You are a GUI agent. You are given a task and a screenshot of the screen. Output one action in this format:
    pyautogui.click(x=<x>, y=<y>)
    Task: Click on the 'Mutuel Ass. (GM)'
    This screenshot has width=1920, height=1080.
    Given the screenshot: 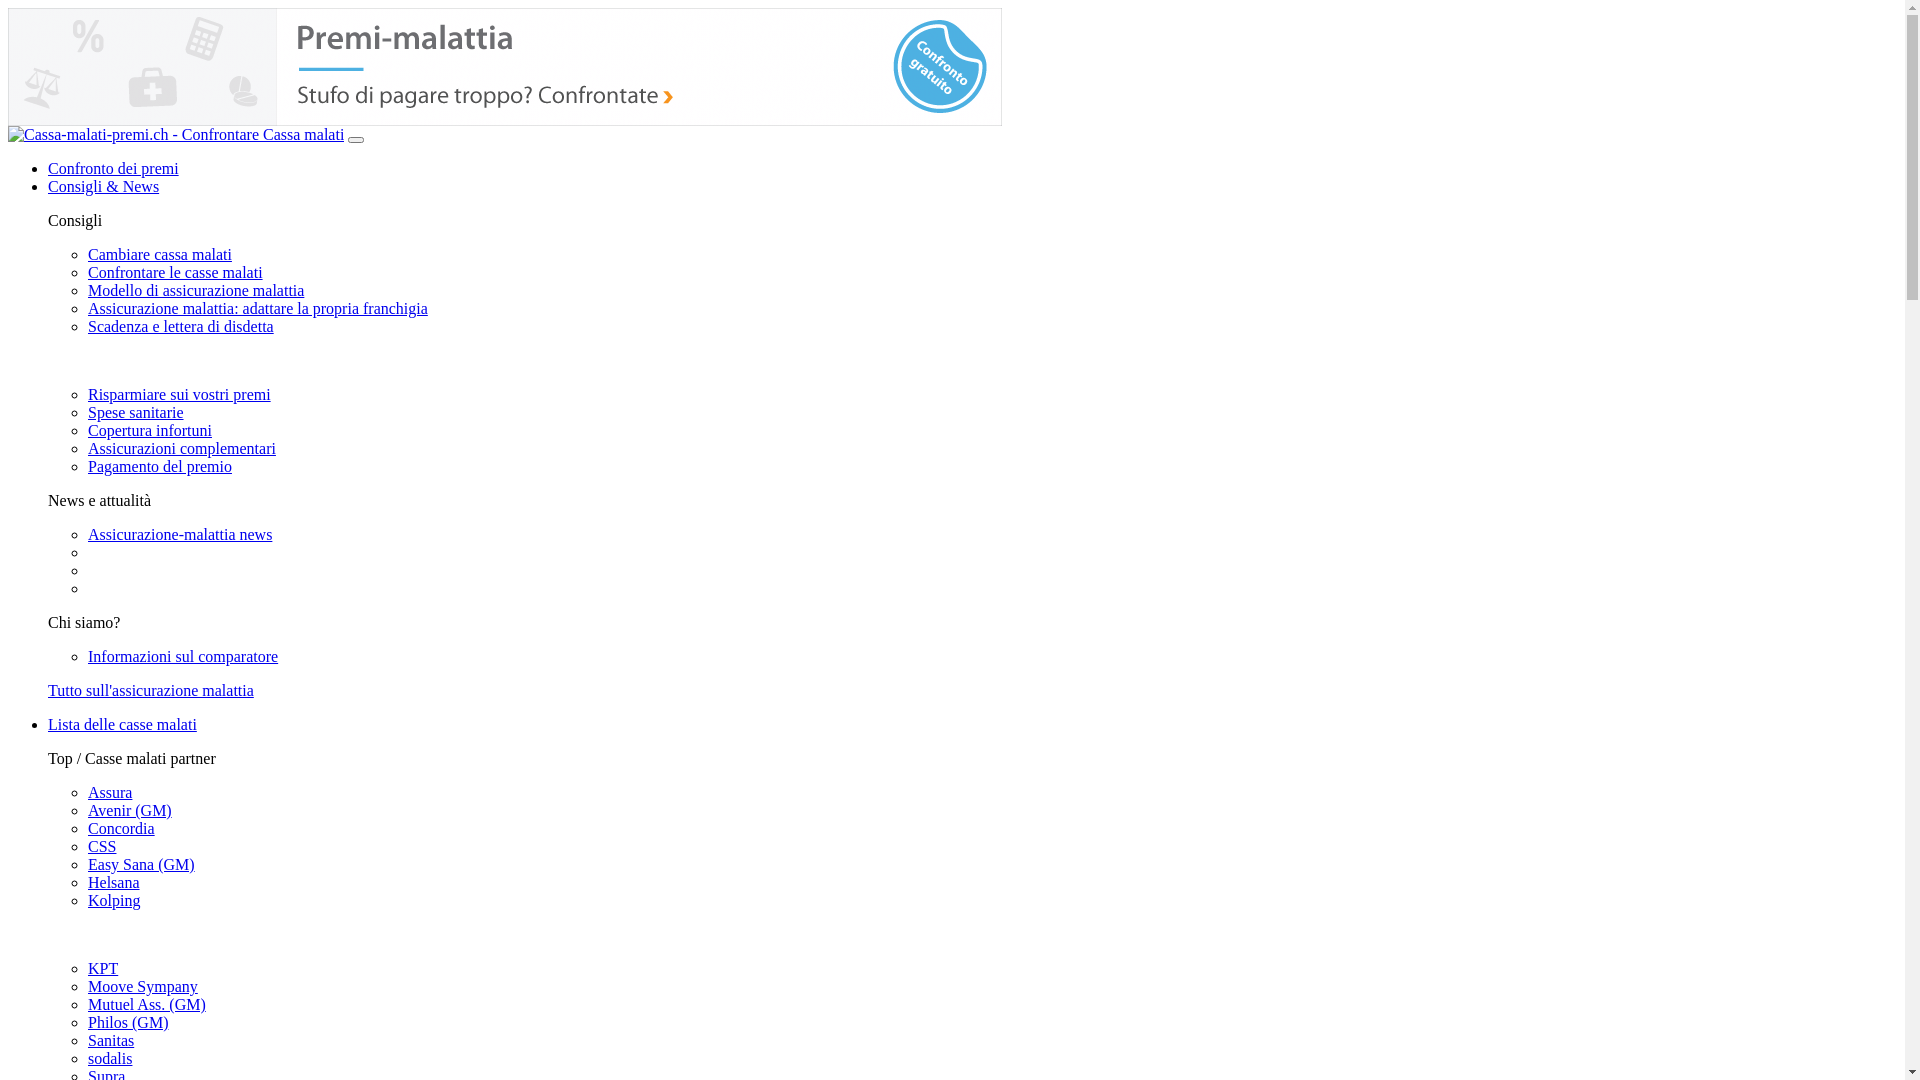 What is the action you would take?
    pyautogui.click(x=146, y=1004)
    